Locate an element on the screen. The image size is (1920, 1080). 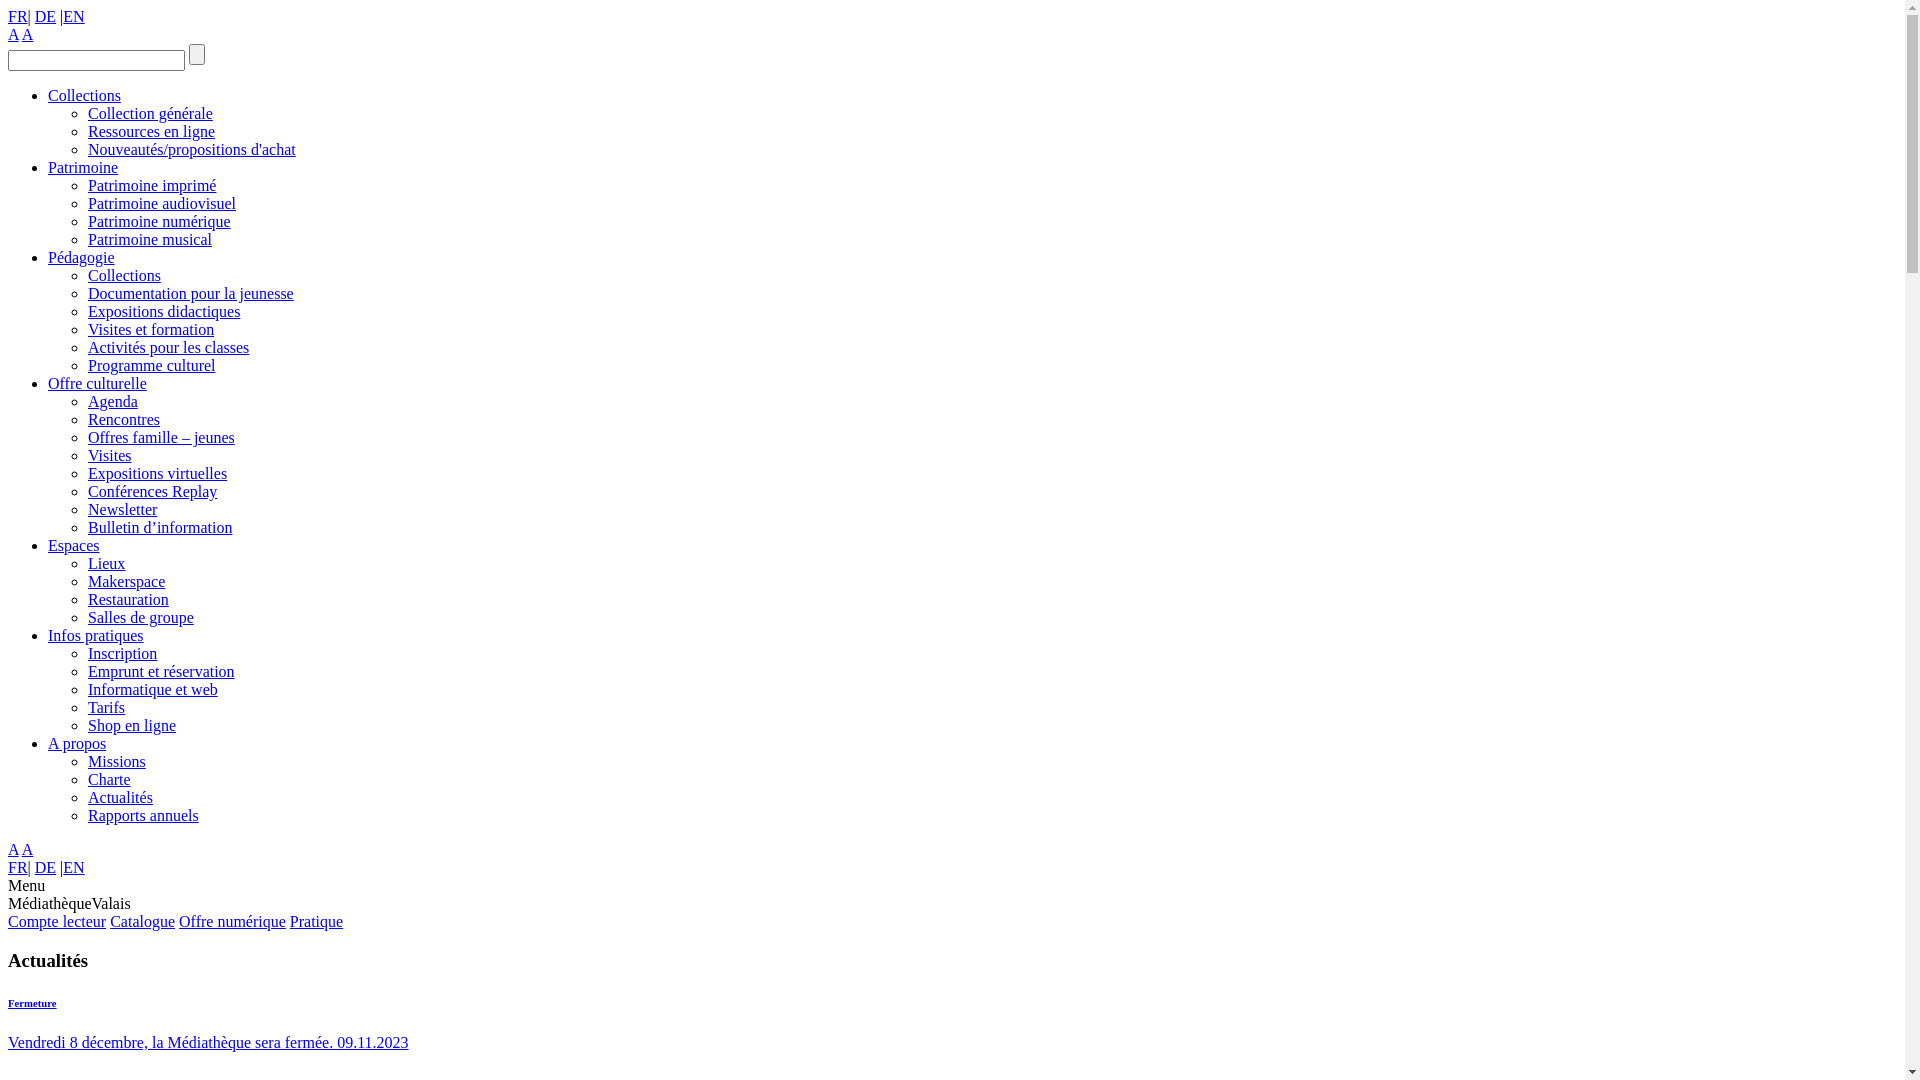
'Documentation pour la jeunesse' is located at coordinates (191, 293).